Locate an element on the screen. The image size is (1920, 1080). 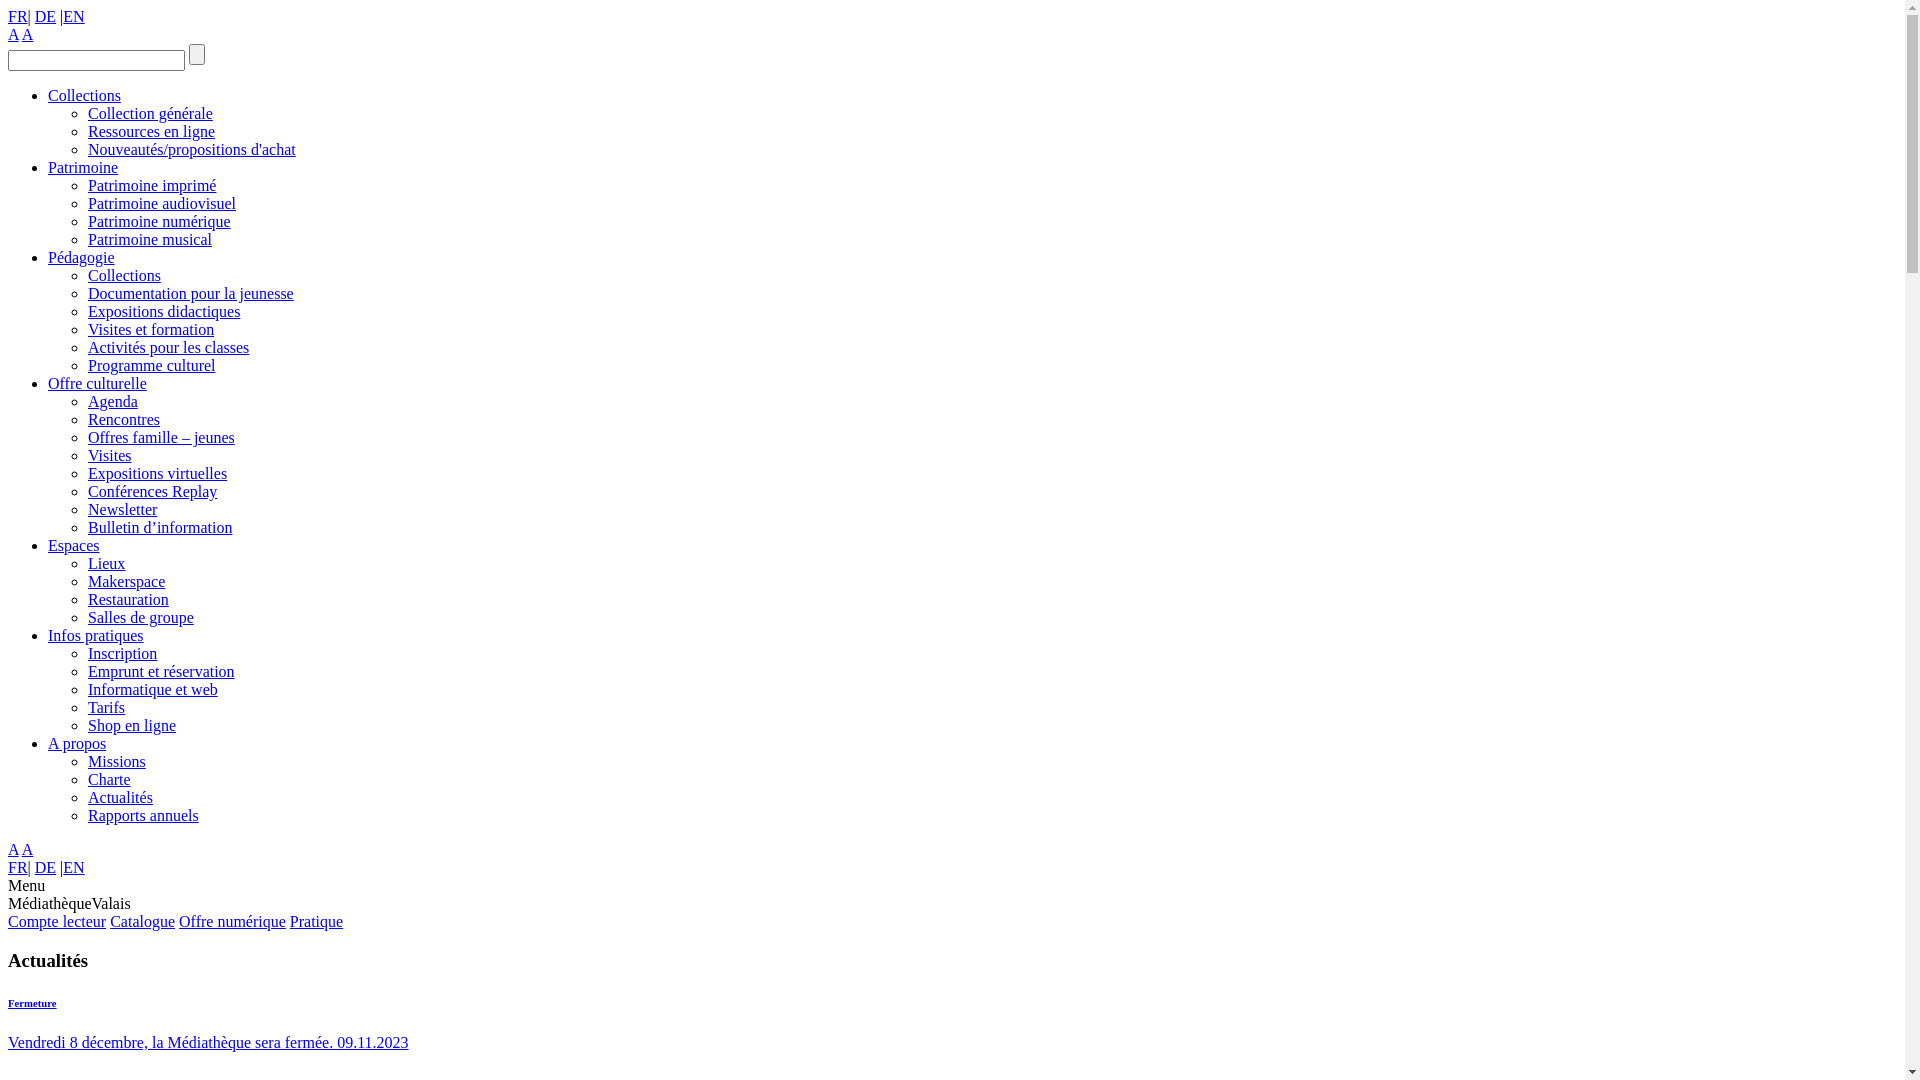
'Documentation pour la jeunesse' is located at coordinates (191, 293).